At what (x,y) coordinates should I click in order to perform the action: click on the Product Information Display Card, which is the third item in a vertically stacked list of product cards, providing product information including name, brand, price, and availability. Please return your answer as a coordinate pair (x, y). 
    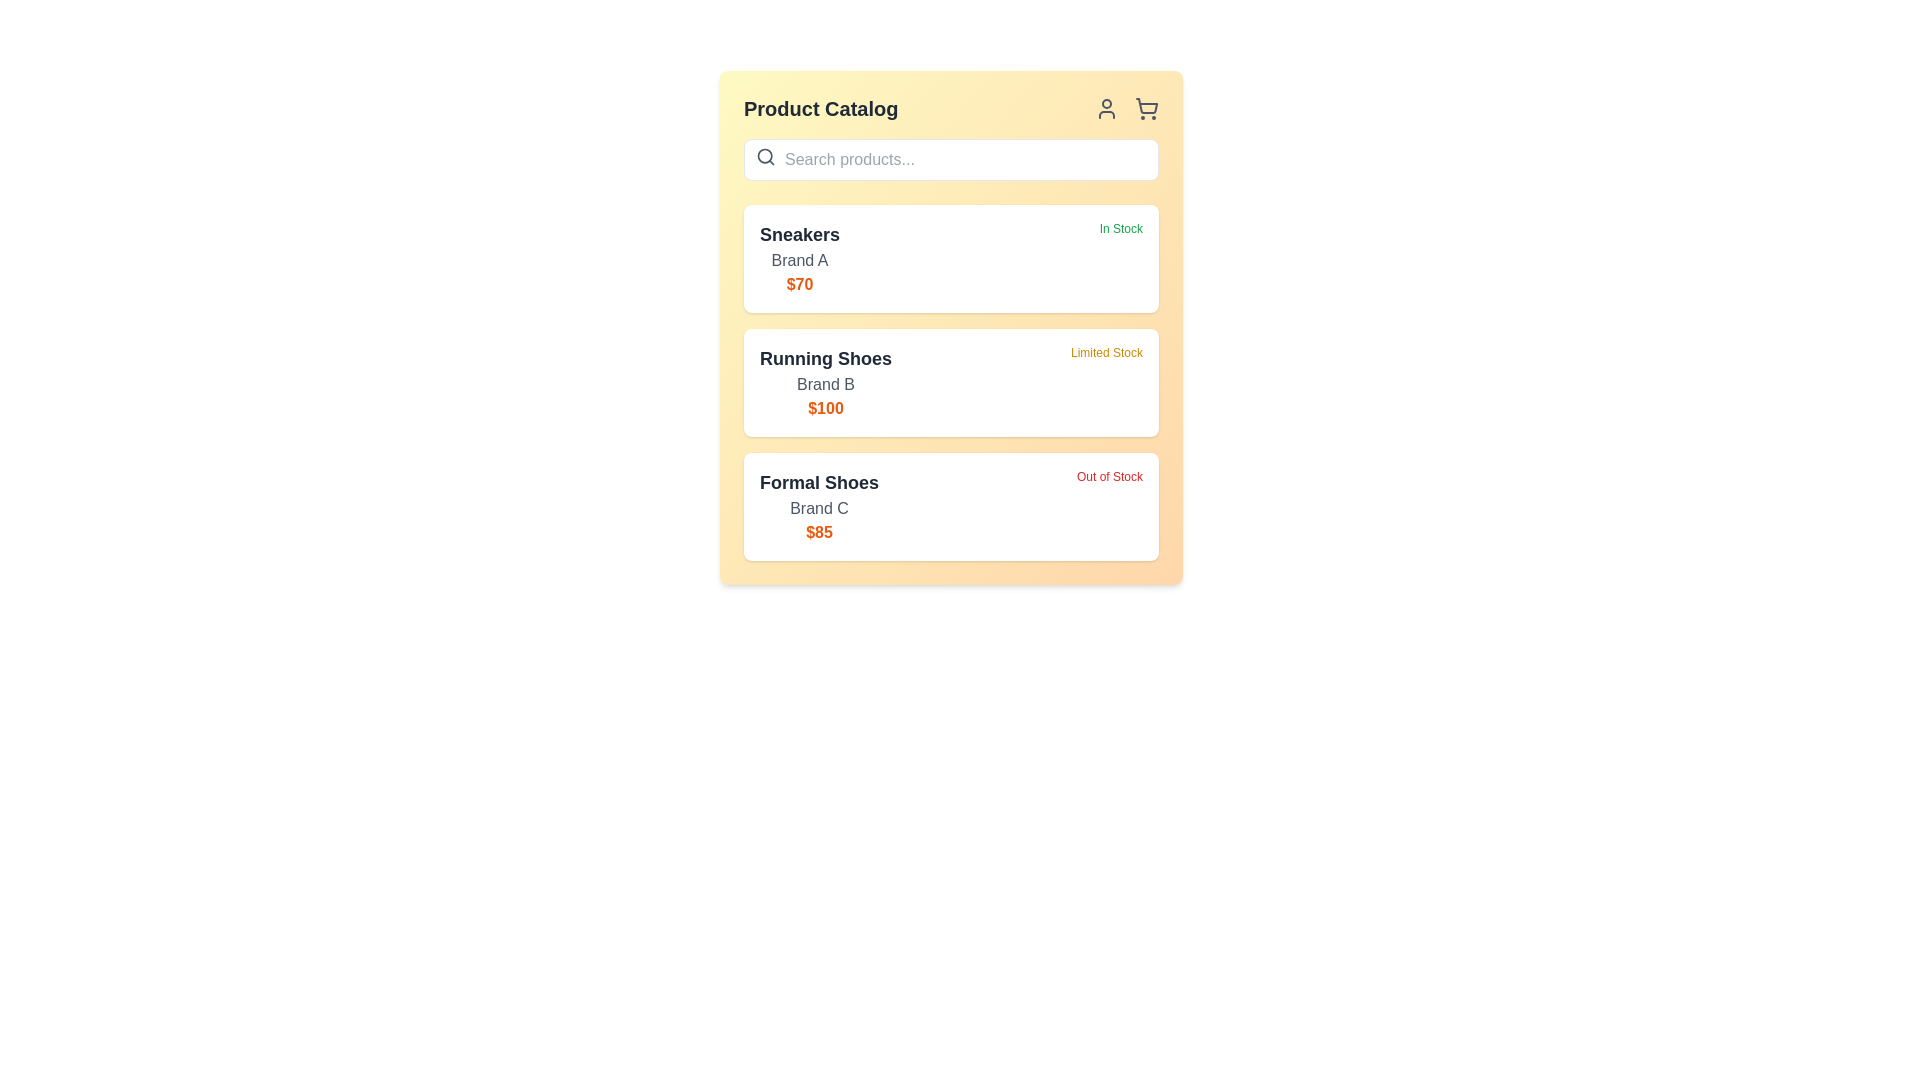
    Looking at the image, I should click on (950, 505).